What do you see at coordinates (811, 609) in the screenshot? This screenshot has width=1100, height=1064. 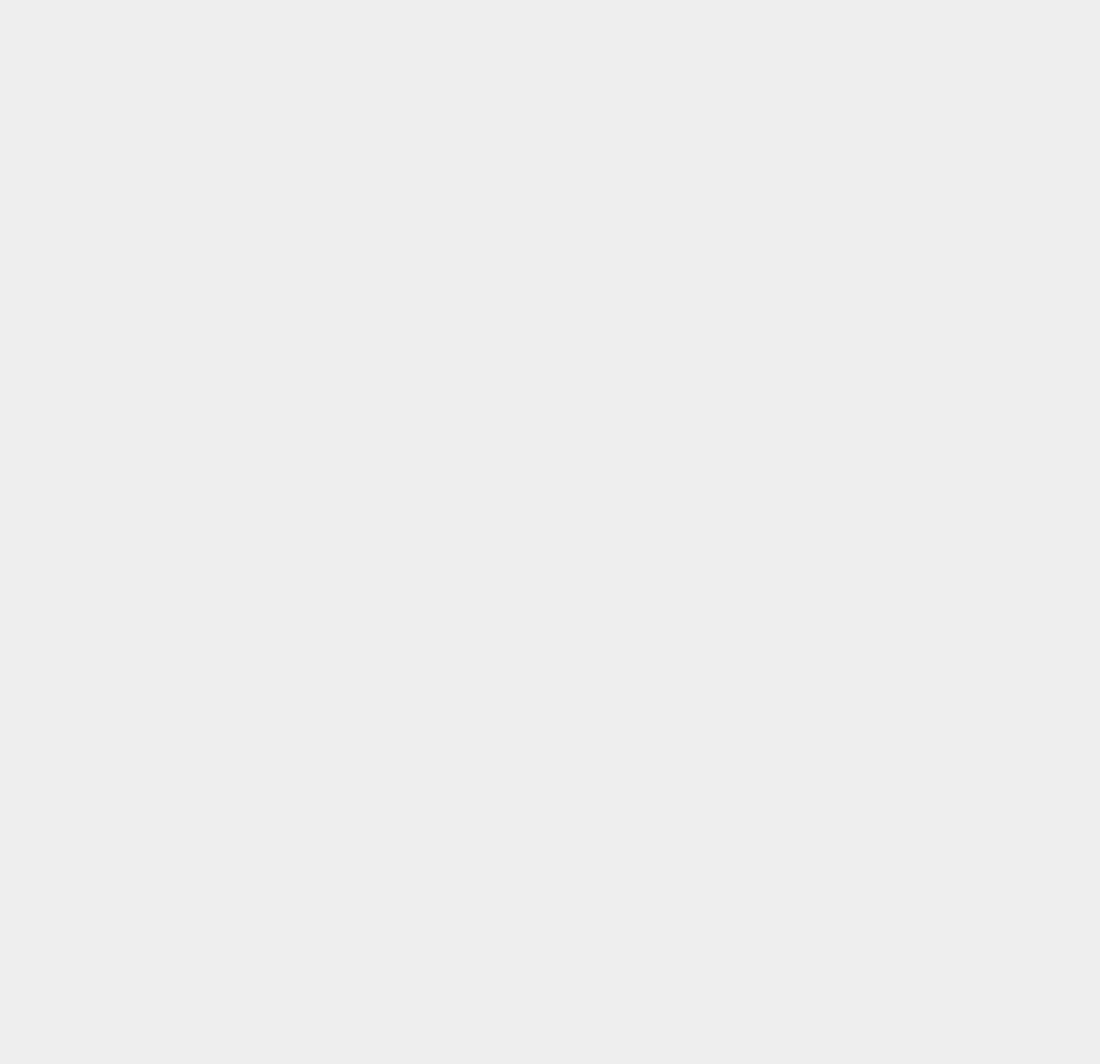 I see `'Opensn0w'` at bounding box center [811, 609].